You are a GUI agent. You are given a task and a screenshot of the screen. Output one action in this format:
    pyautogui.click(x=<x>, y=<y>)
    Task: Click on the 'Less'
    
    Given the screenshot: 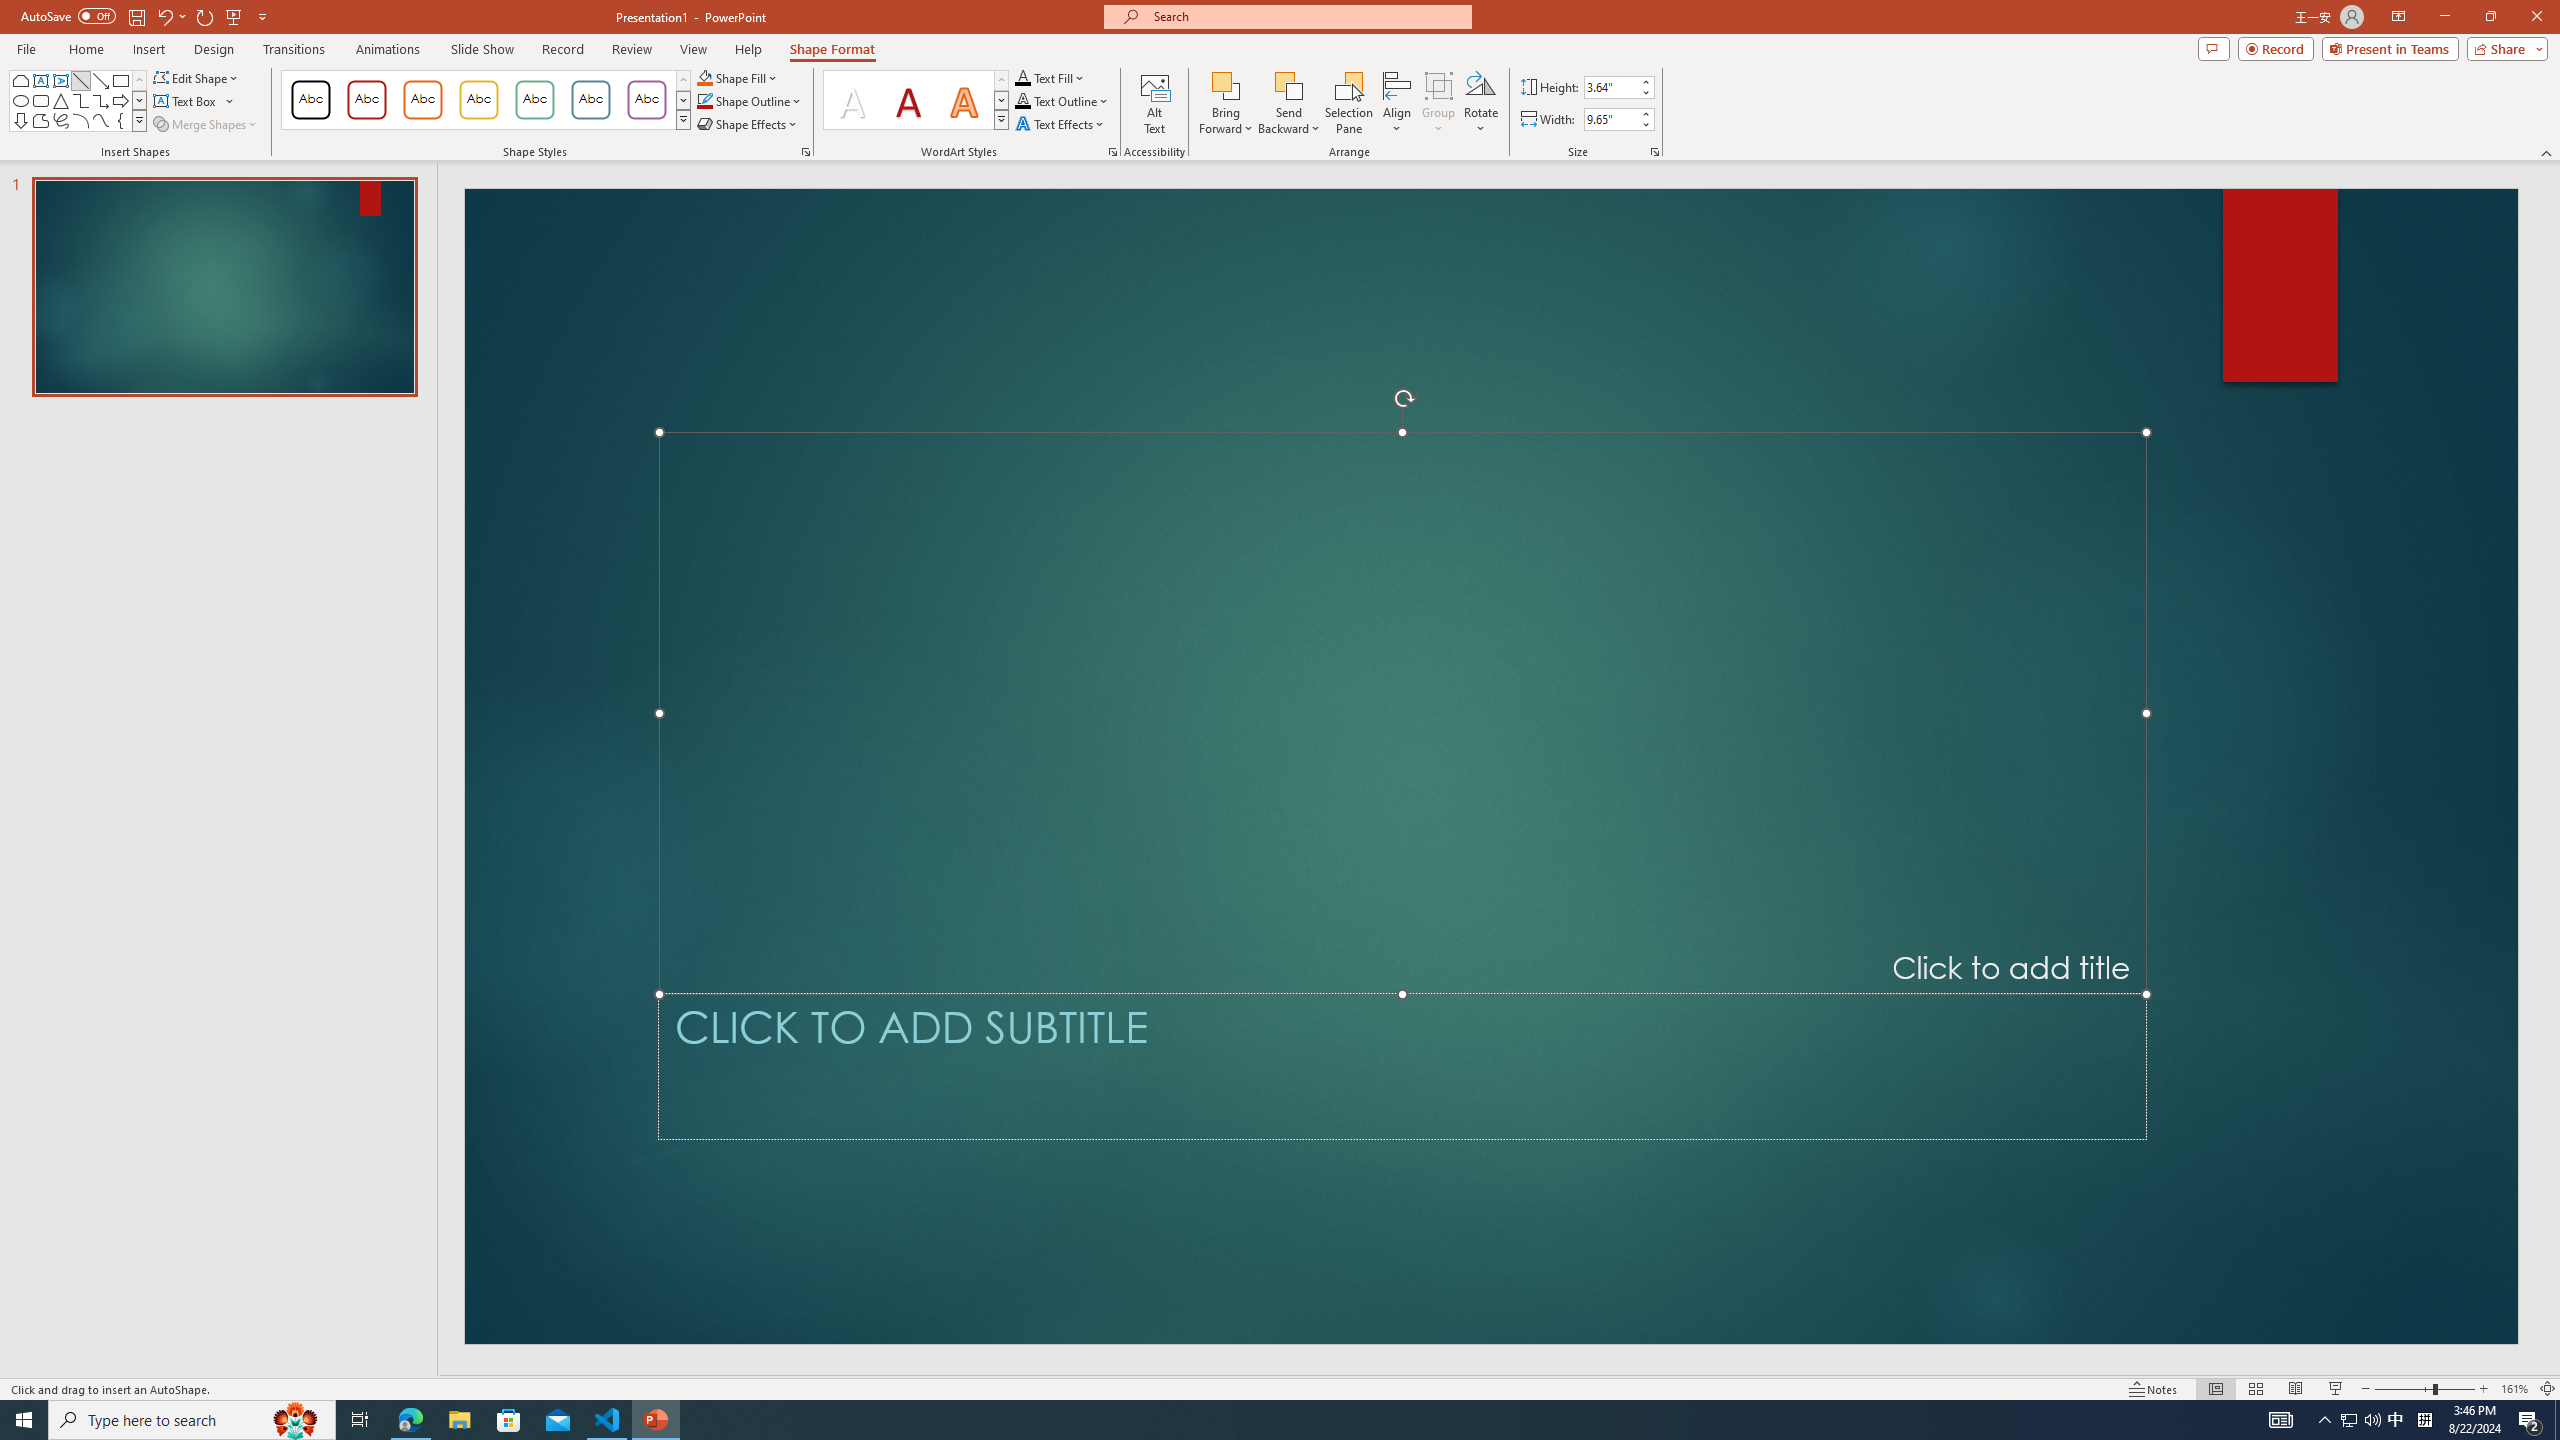 What is the action you would take?
    pyautogui.click(x=1643, y=123)
    